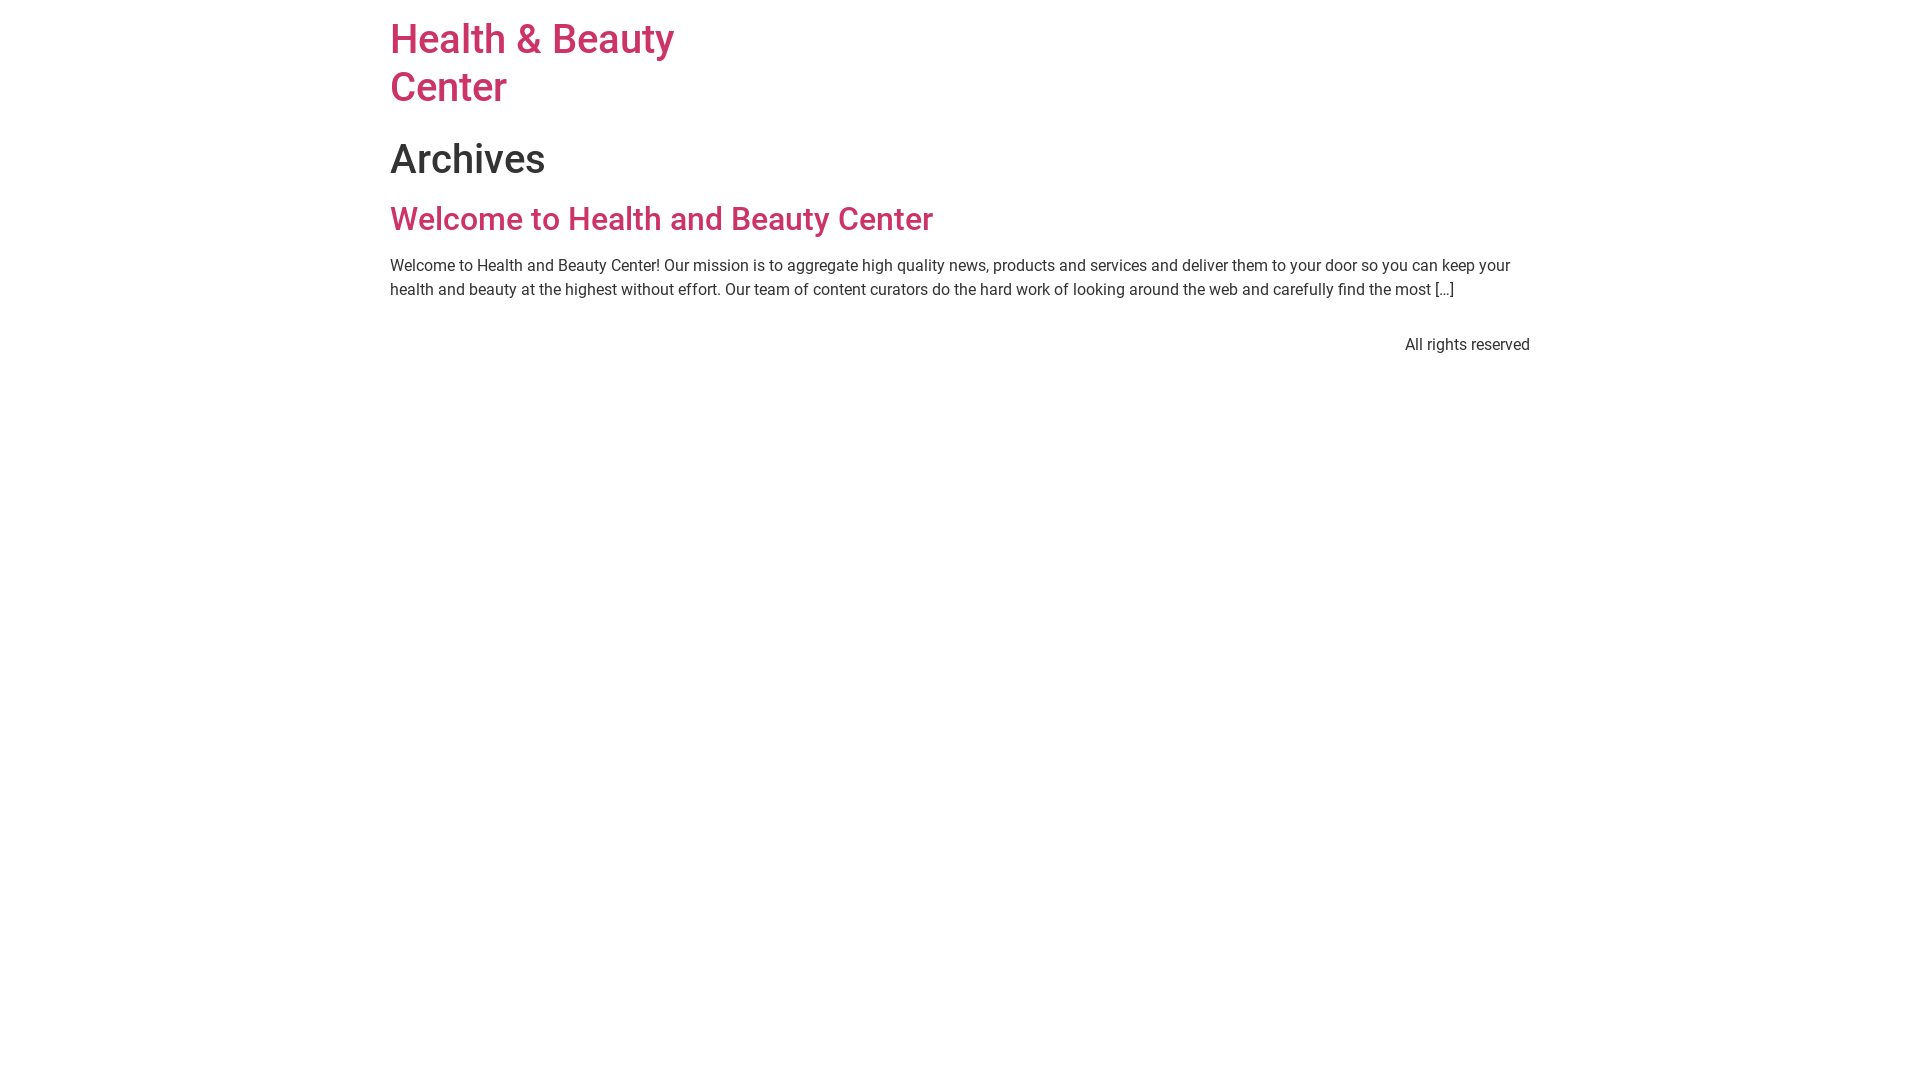 The image size is (1920, 1080). I want to click on 'Health & Beauty Center', so click(532, 62).